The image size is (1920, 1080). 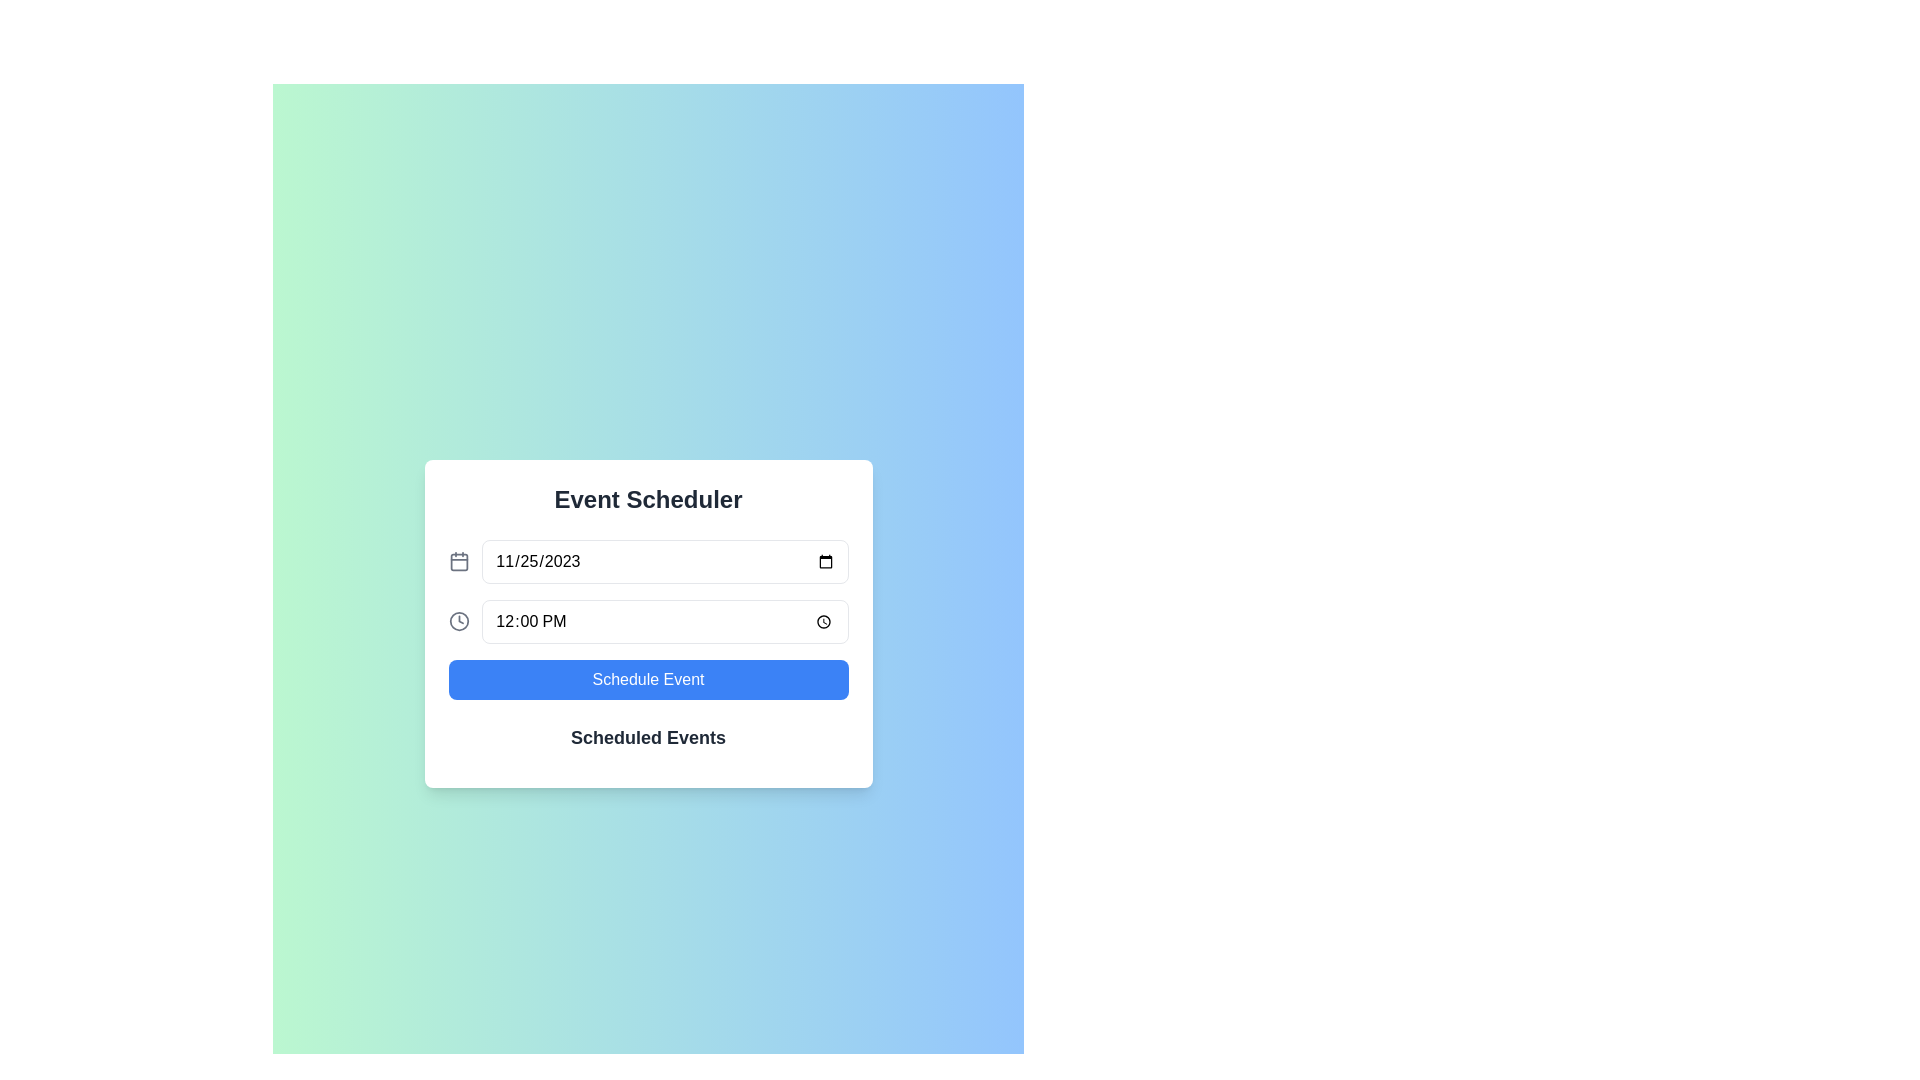 What do you see at coordinates (648, 620) in the screenshot?
I see `the time input field with a value of '12:00 PM' to modify the time` at bounding box center [648, 620].